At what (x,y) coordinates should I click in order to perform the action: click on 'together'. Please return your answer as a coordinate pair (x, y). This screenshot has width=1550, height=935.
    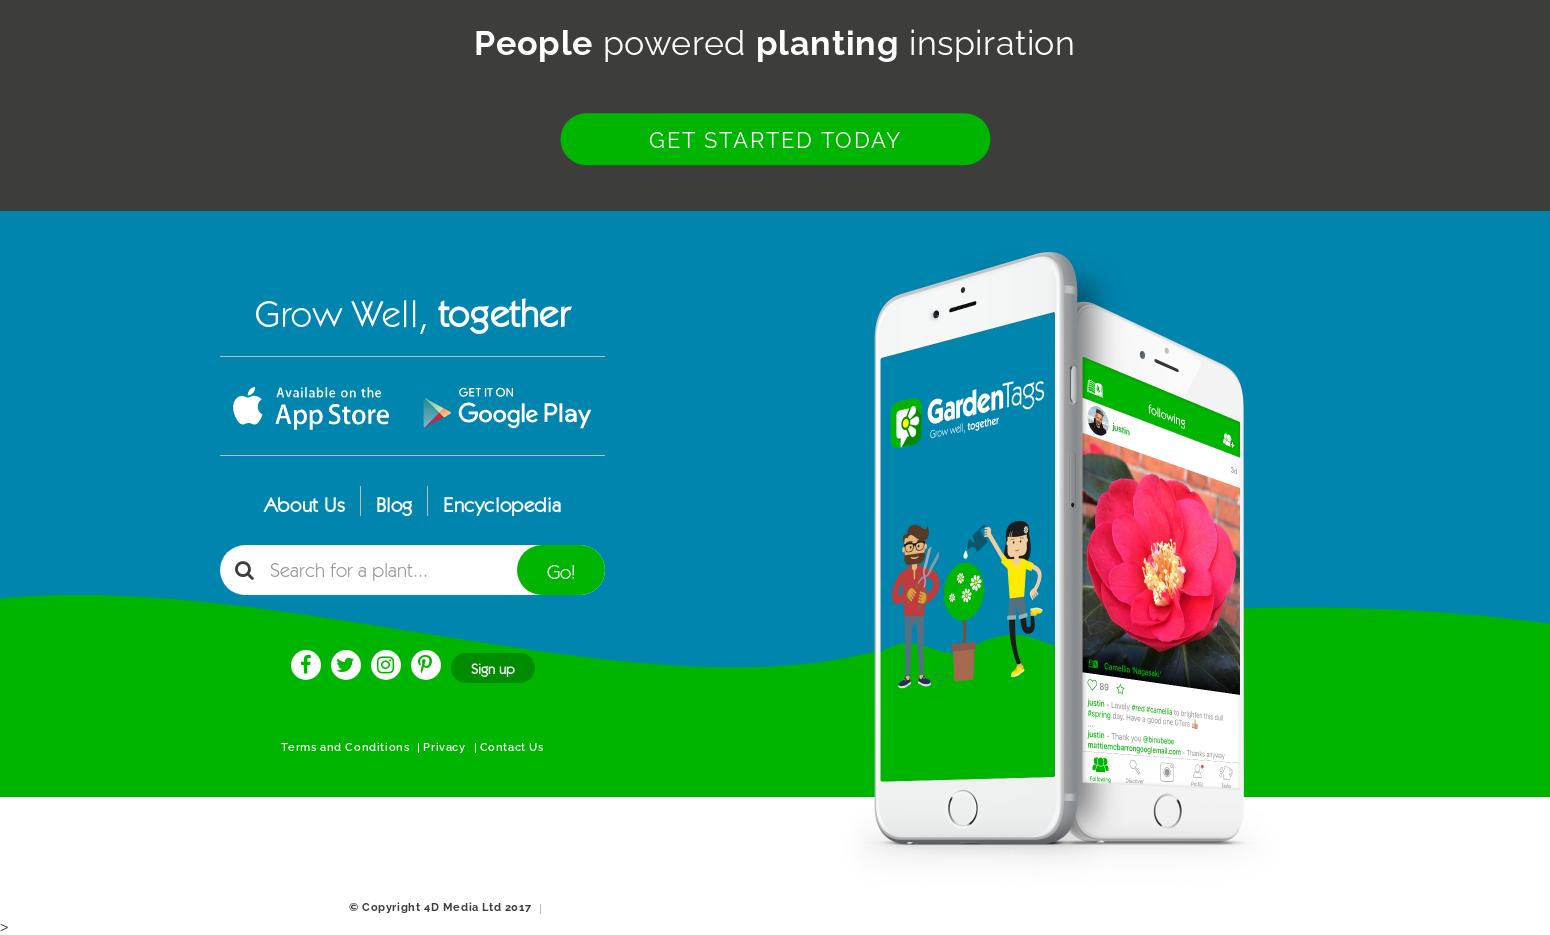
    Looking at the image, I should click on (436, 314).